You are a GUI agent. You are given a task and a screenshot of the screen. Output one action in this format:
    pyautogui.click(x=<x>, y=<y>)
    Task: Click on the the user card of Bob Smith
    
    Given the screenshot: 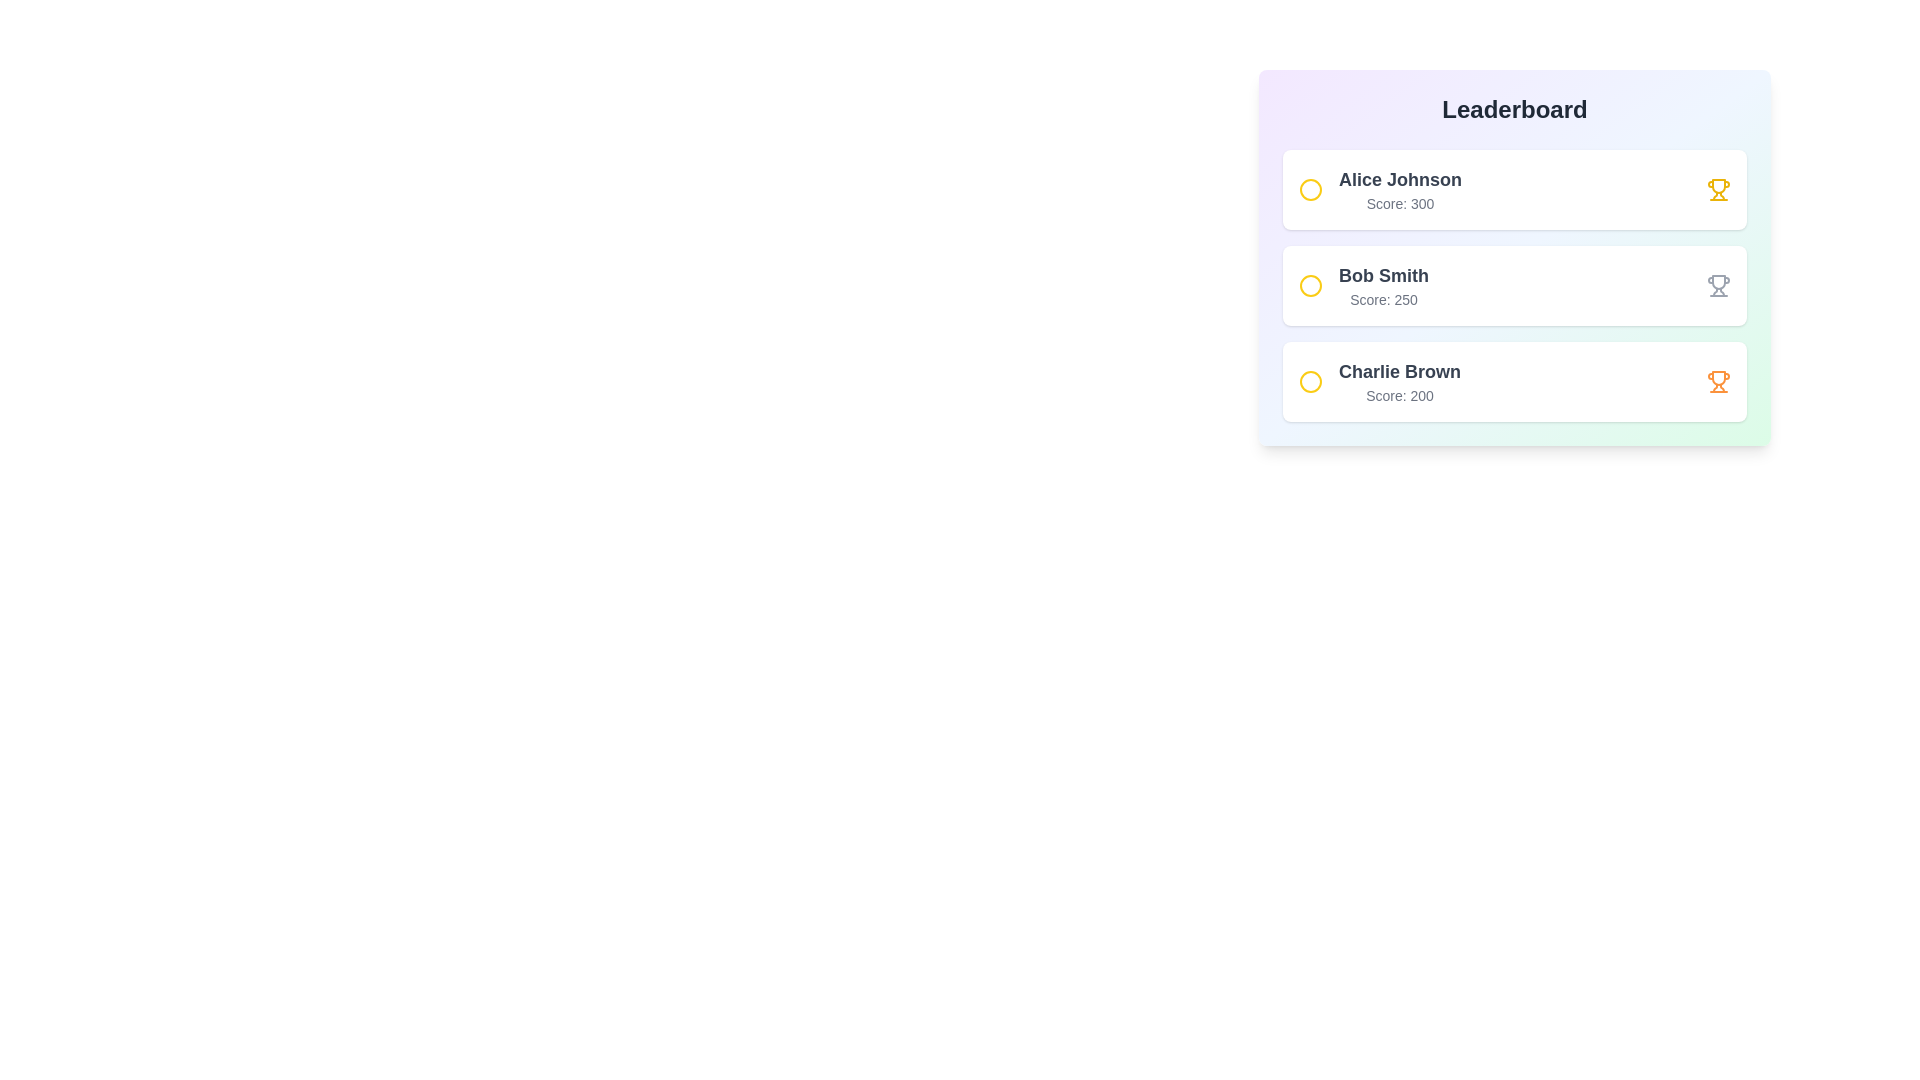 What is the action you would take?
    pyautogui.click(x=1515, y=285)
    